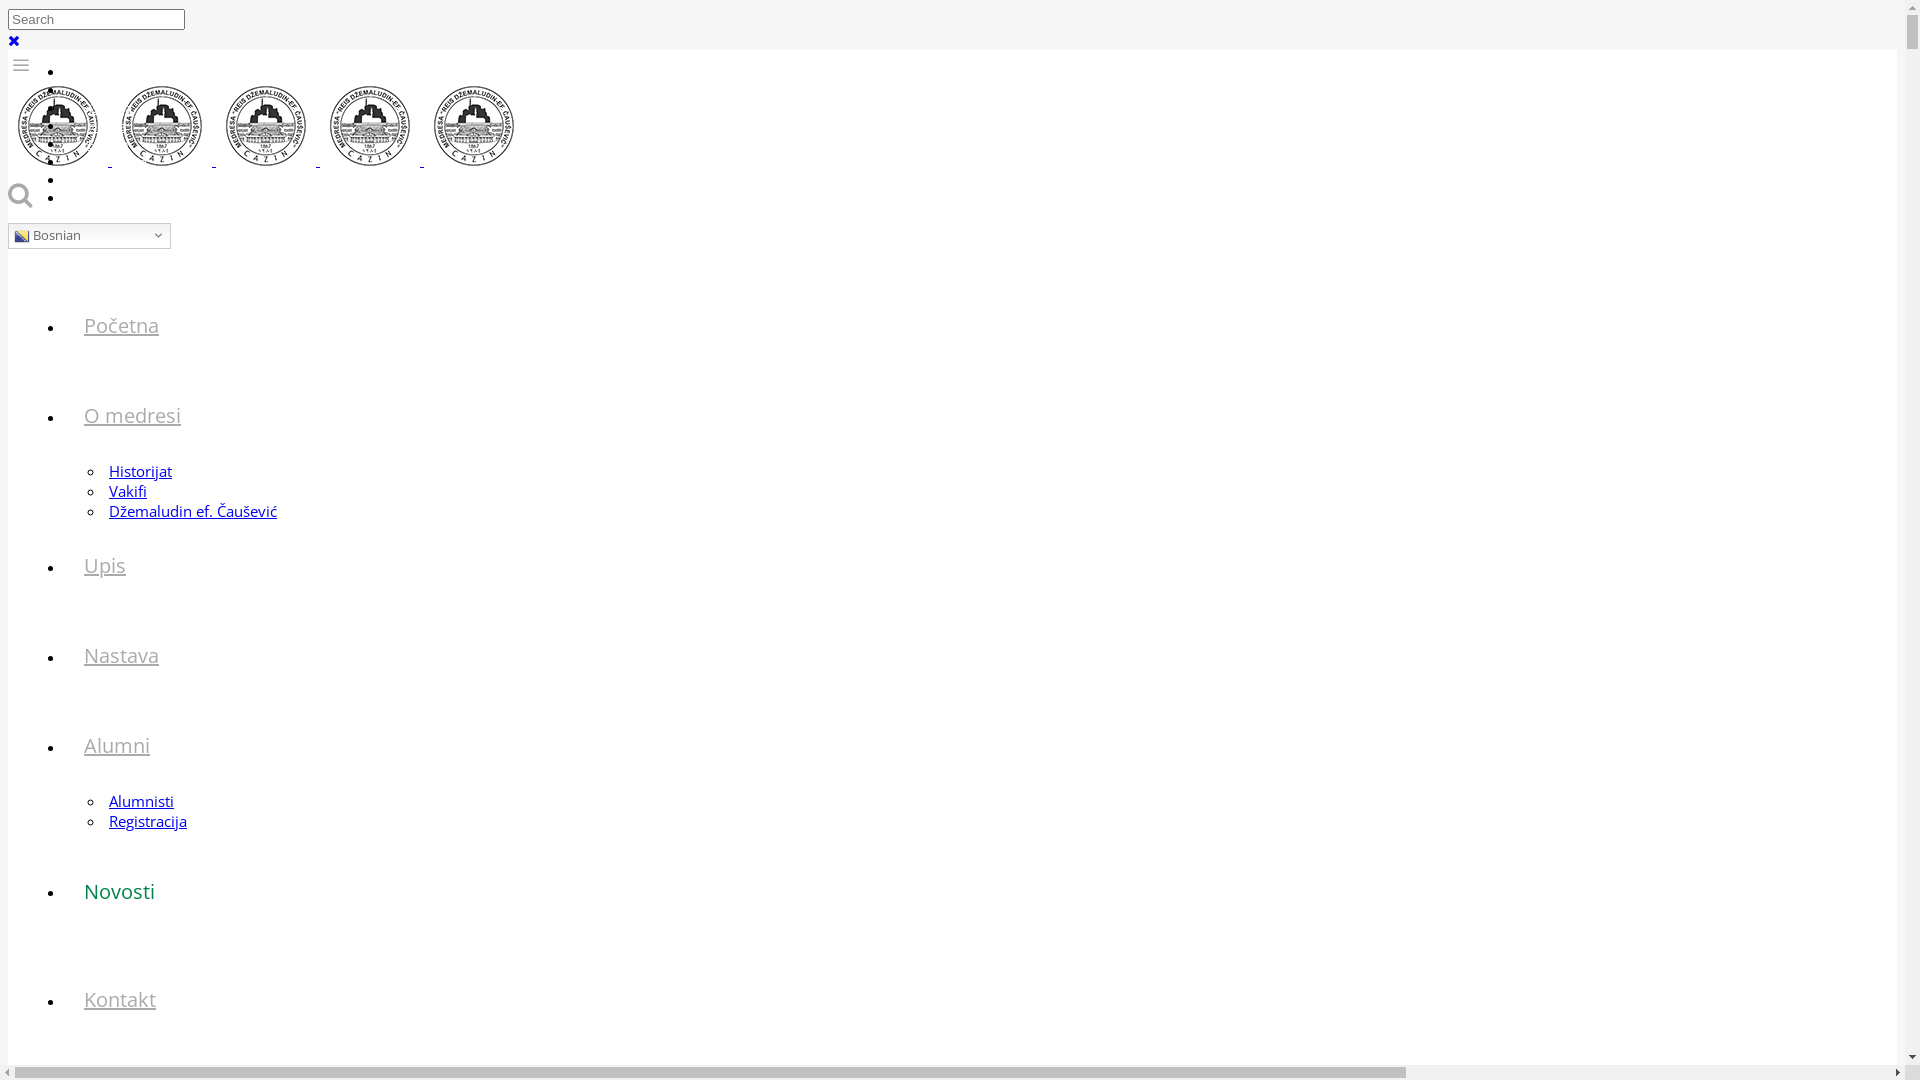 The height and width of the screenshot is (1080, 1920). Describe the element at coordinates (67, 108) in the screenshot. I see `'Galerija'` at that location.